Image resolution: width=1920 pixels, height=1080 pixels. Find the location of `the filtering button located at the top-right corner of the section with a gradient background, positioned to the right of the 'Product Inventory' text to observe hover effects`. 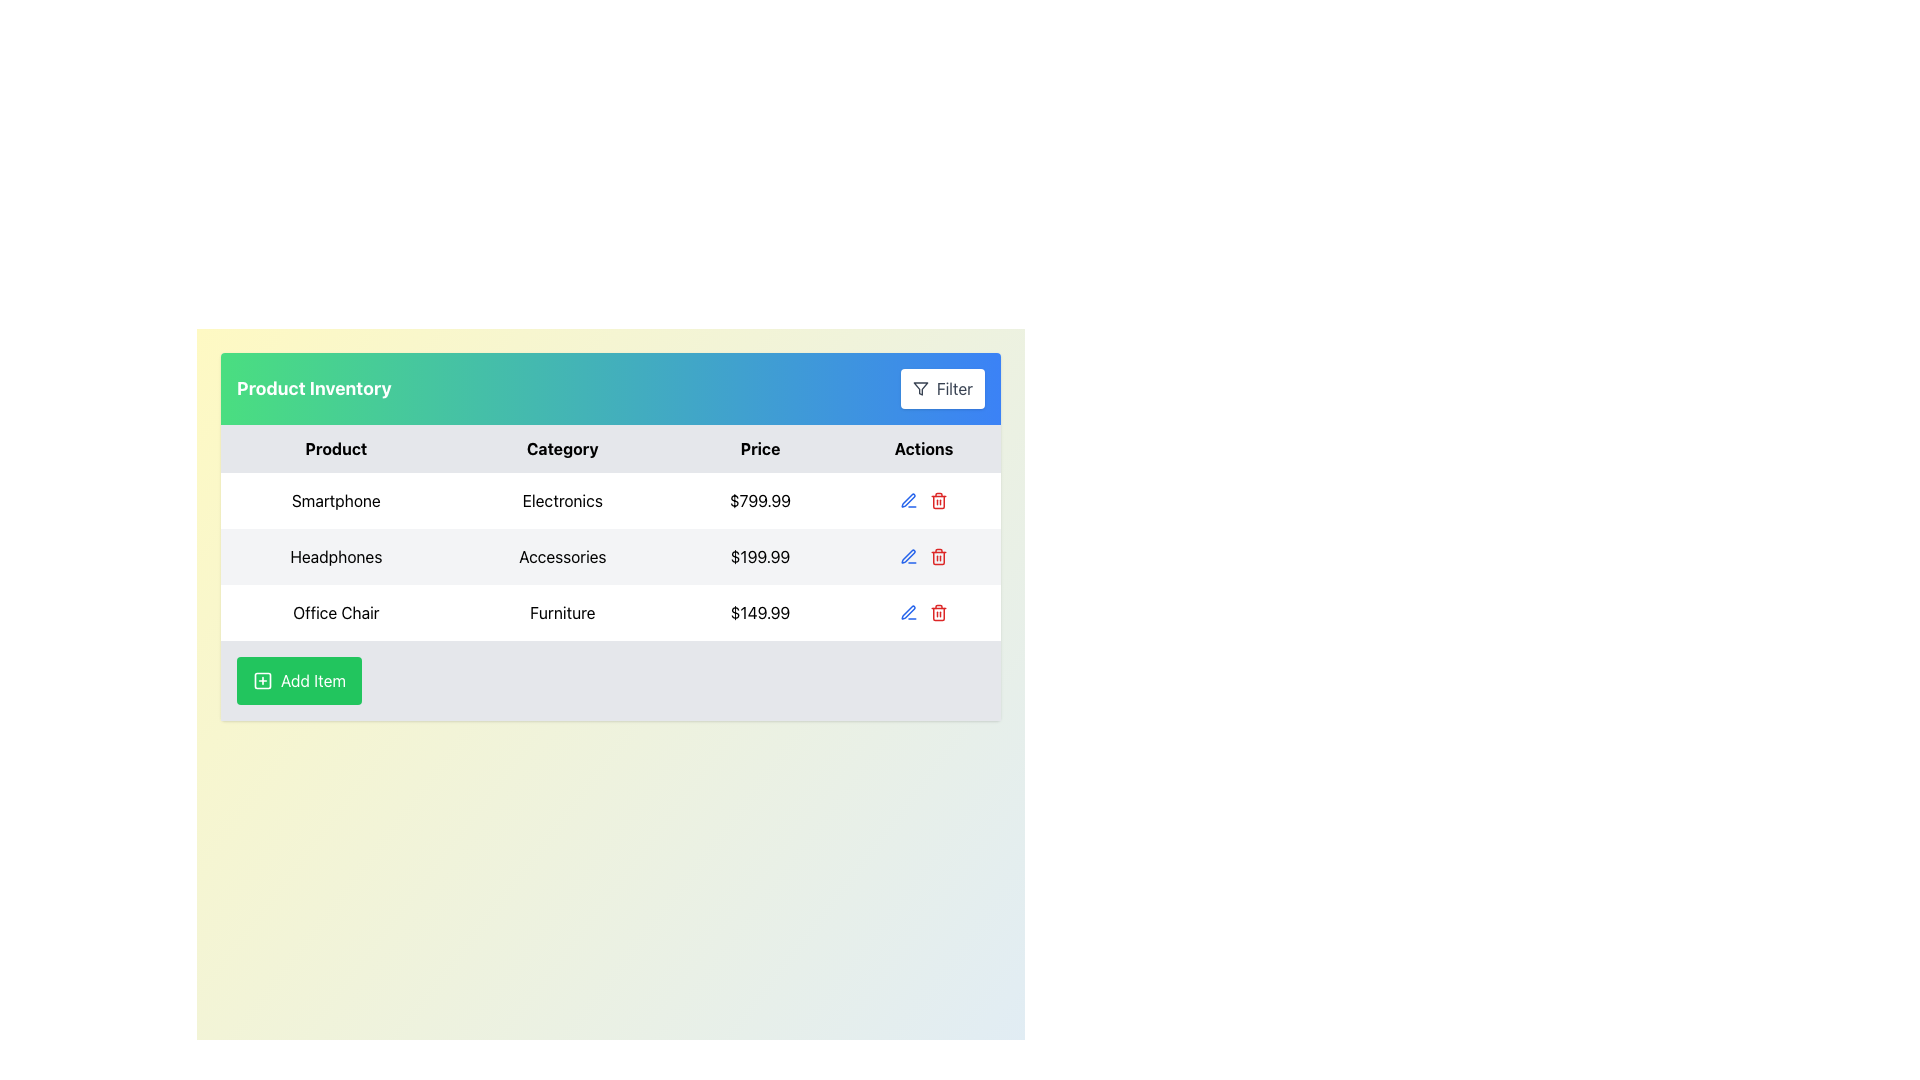

the filtering button located at the top-right corner of the section with a gradient background, positioned to the right of the 'Product Inventory' text to observe hover effects is located at coordinates (941, 389).